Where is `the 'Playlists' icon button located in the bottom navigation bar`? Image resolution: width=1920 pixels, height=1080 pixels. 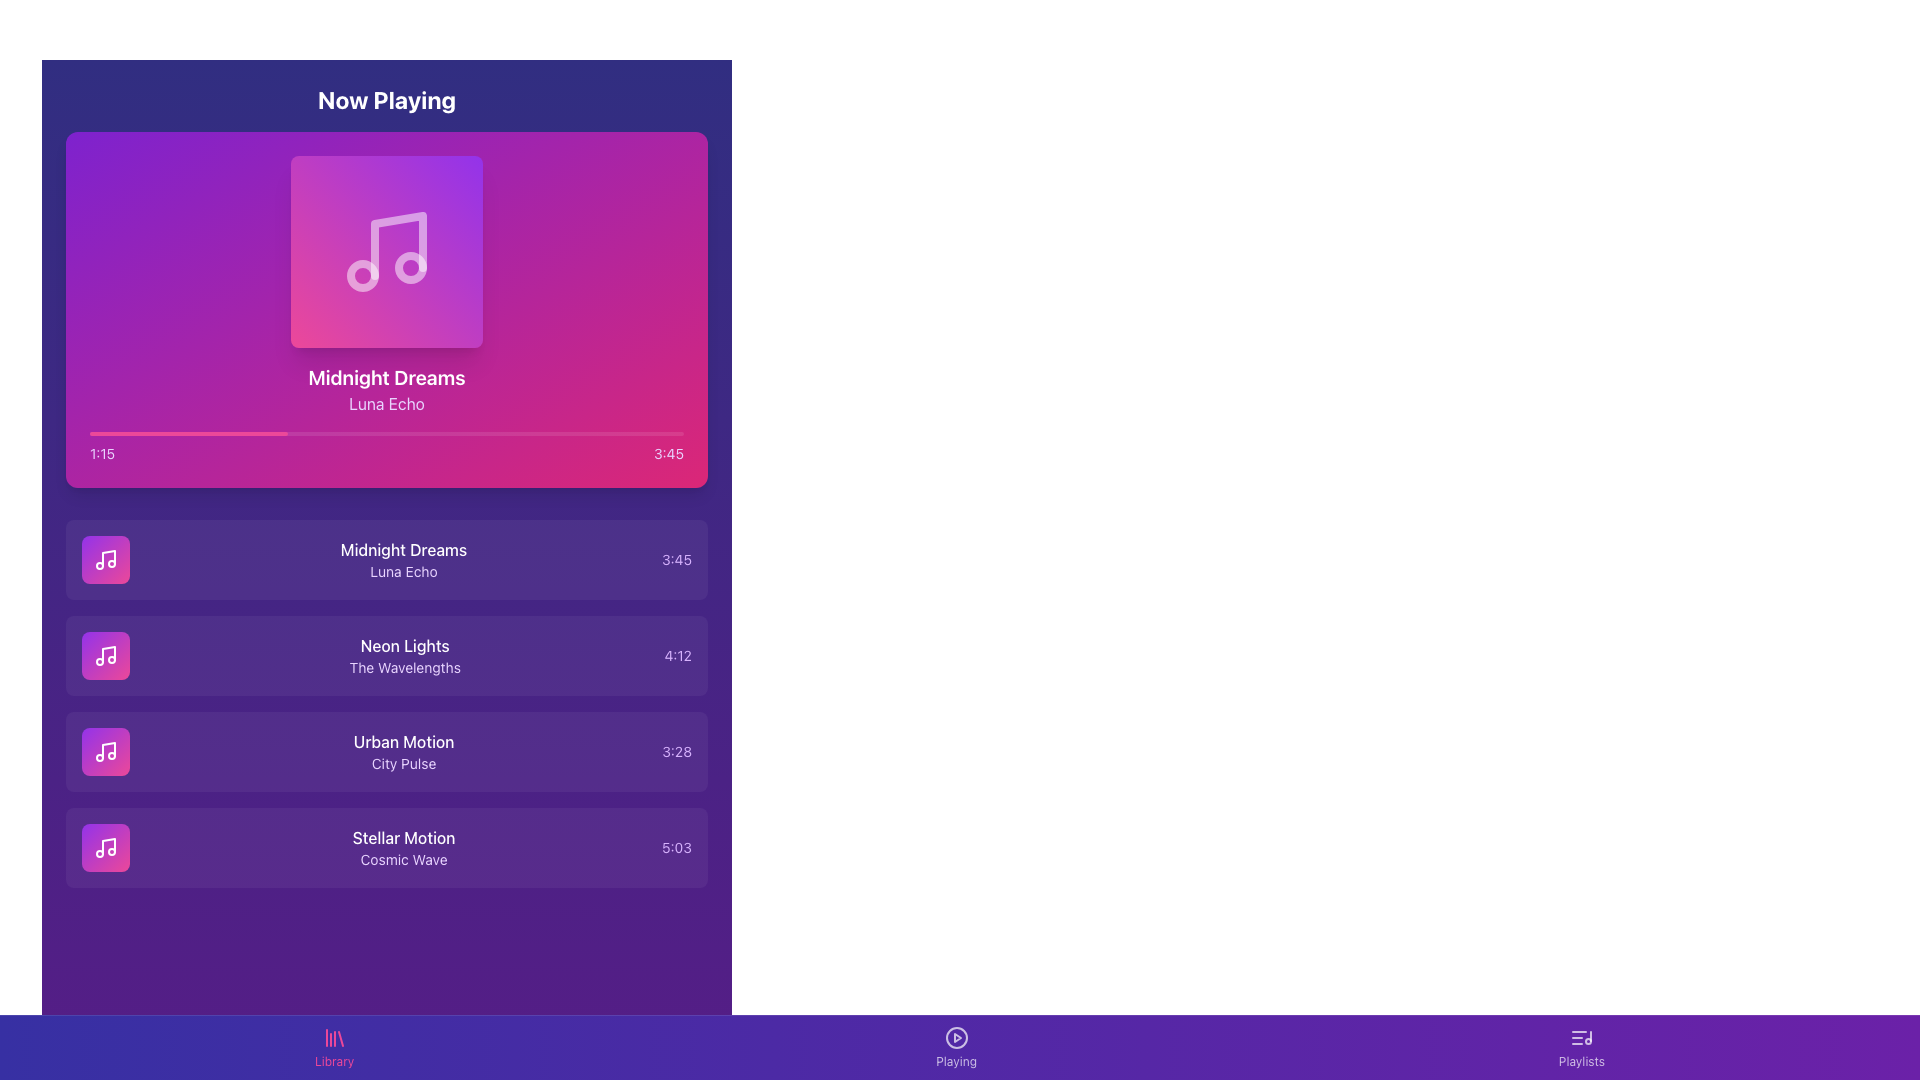 the 'Playlists' icon button located in the bottom navigation bar is located at coordinates (1580, 1036).